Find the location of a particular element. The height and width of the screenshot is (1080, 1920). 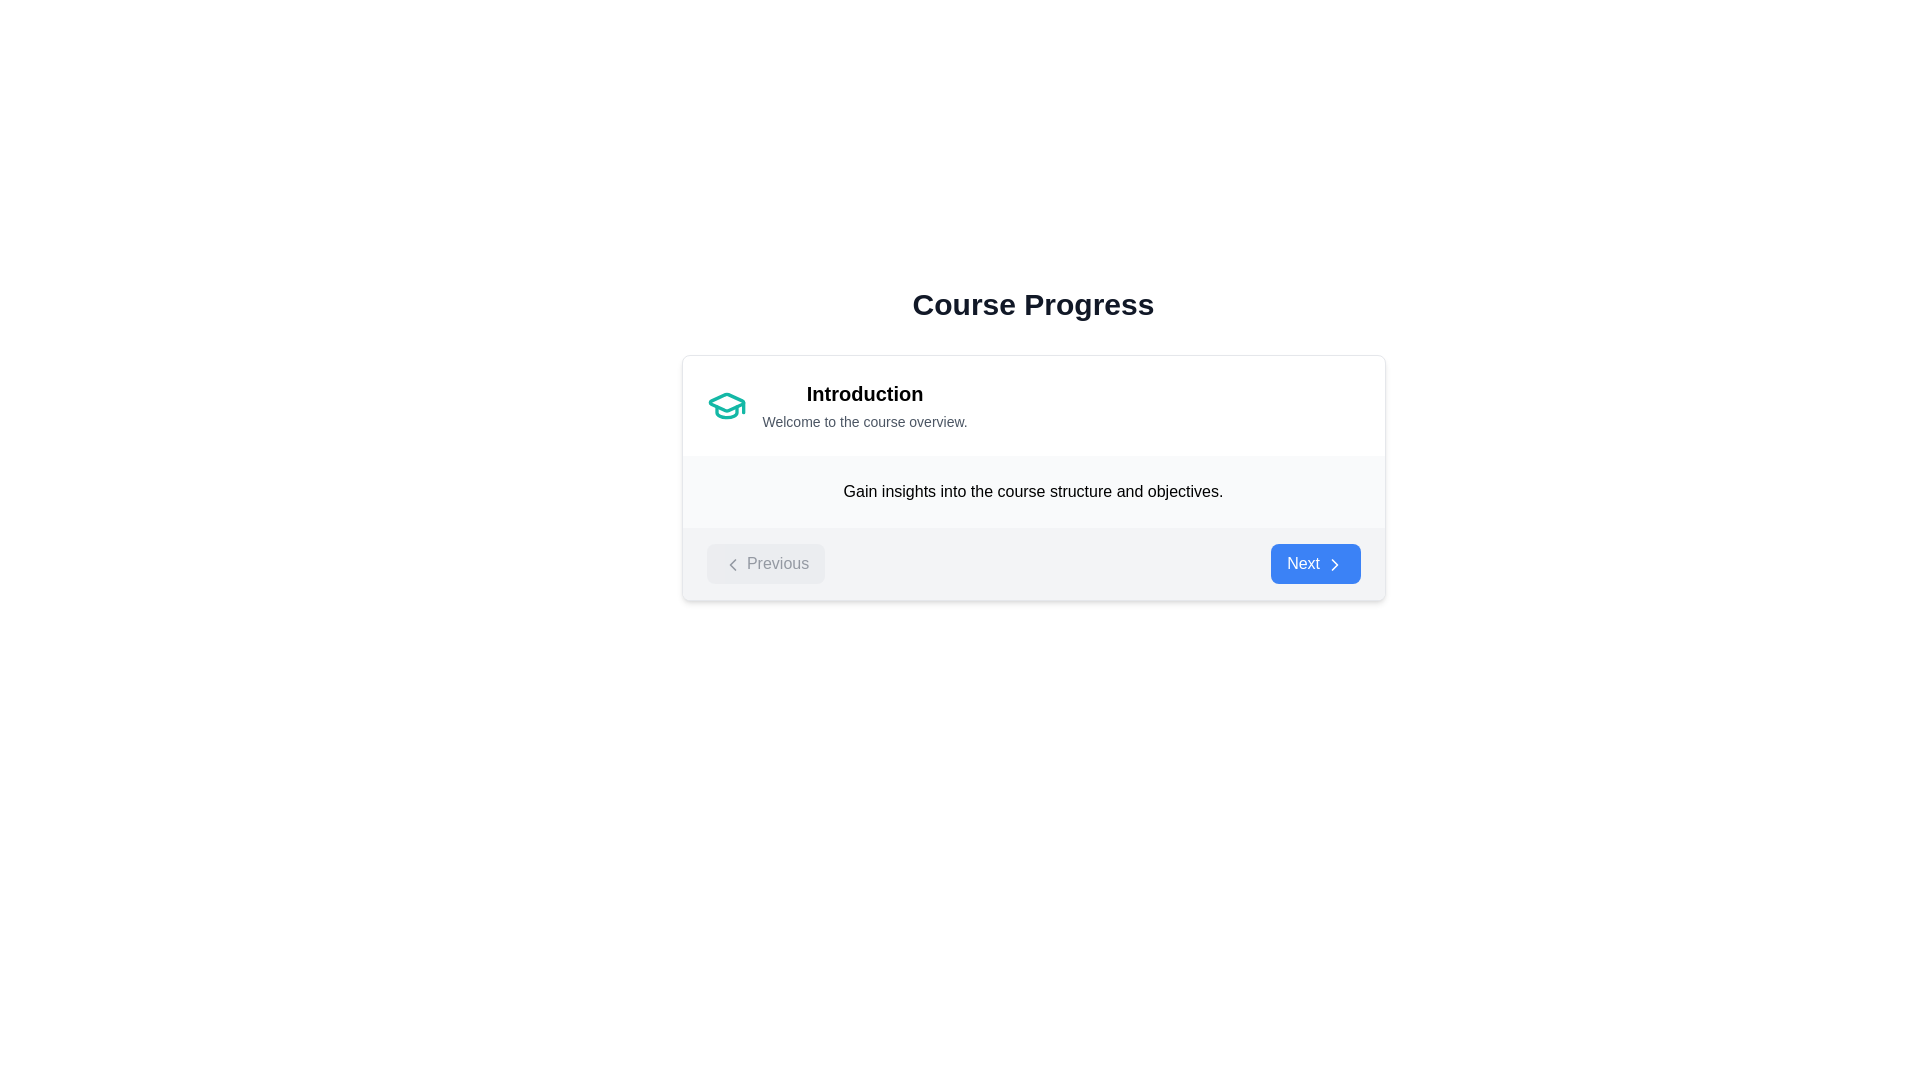

the left-pointing chevron icon within the 'Previous' button located in the bottom left corner of the active content box is located at coordinates (731, 564).